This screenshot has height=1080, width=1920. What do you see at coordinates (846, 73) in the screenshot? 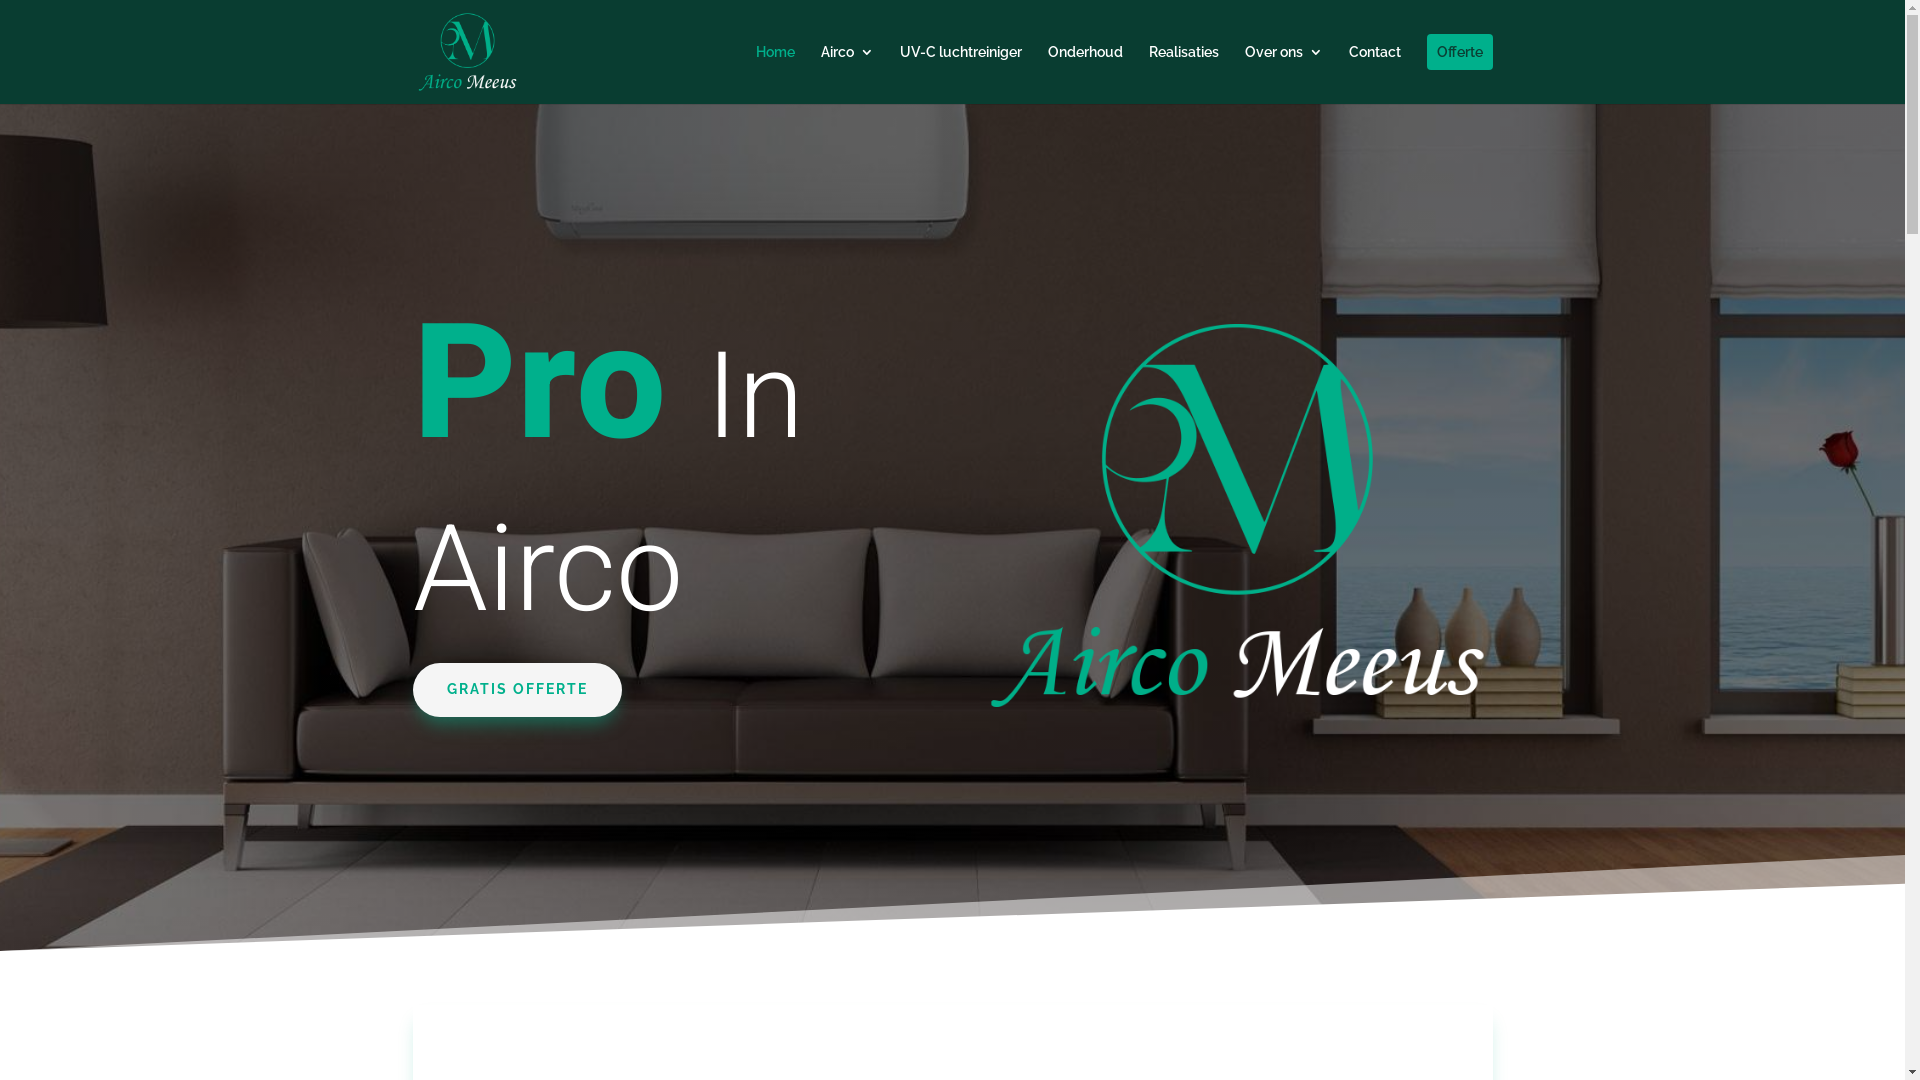
I see `'Airco'` at bounding box center [846, 73].